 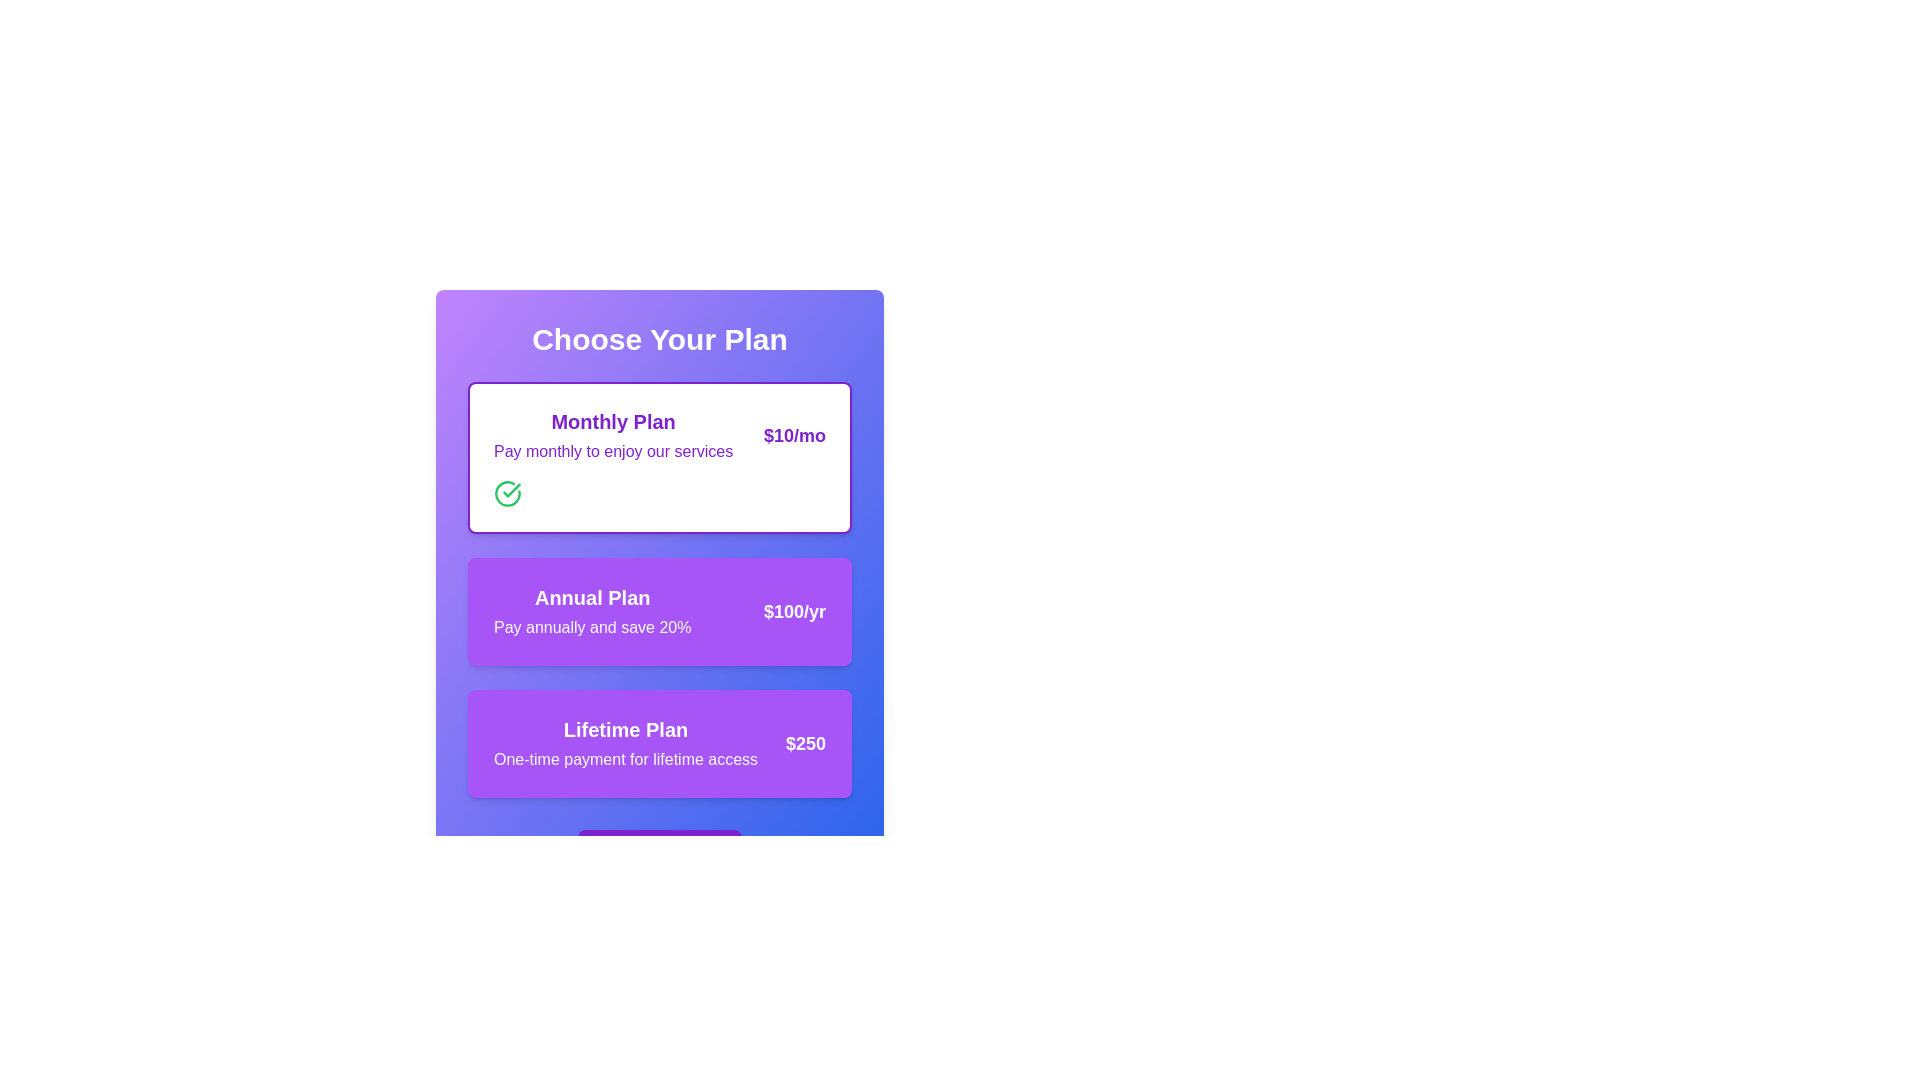 I want to click on the Text Label that displays 'Annual Plan' with a bold white font on a purple background, positioned between 'Monthly Plan' and 'Lifetime Plan', so click(x=591, y=611).